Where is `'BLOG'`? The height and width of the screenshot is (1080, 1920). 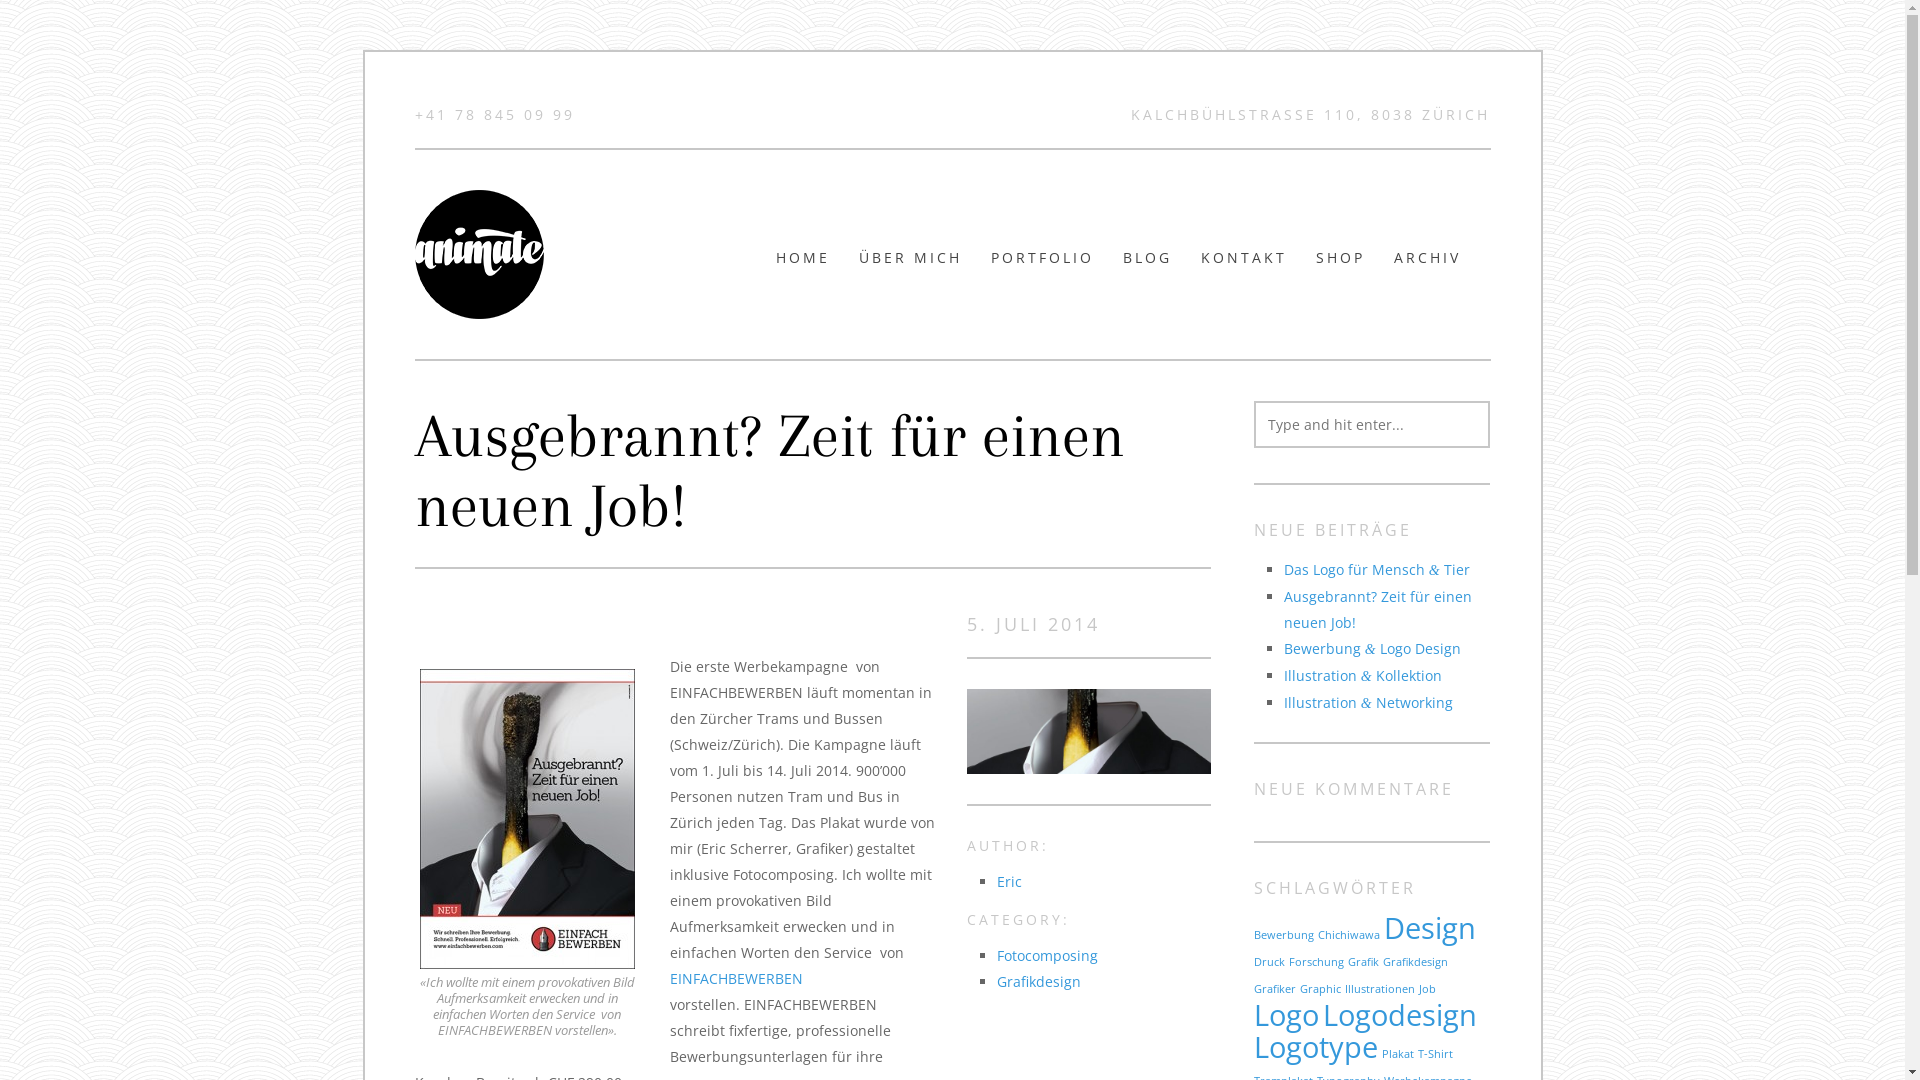 'BLOG' is located at coordinates (1147, 264).